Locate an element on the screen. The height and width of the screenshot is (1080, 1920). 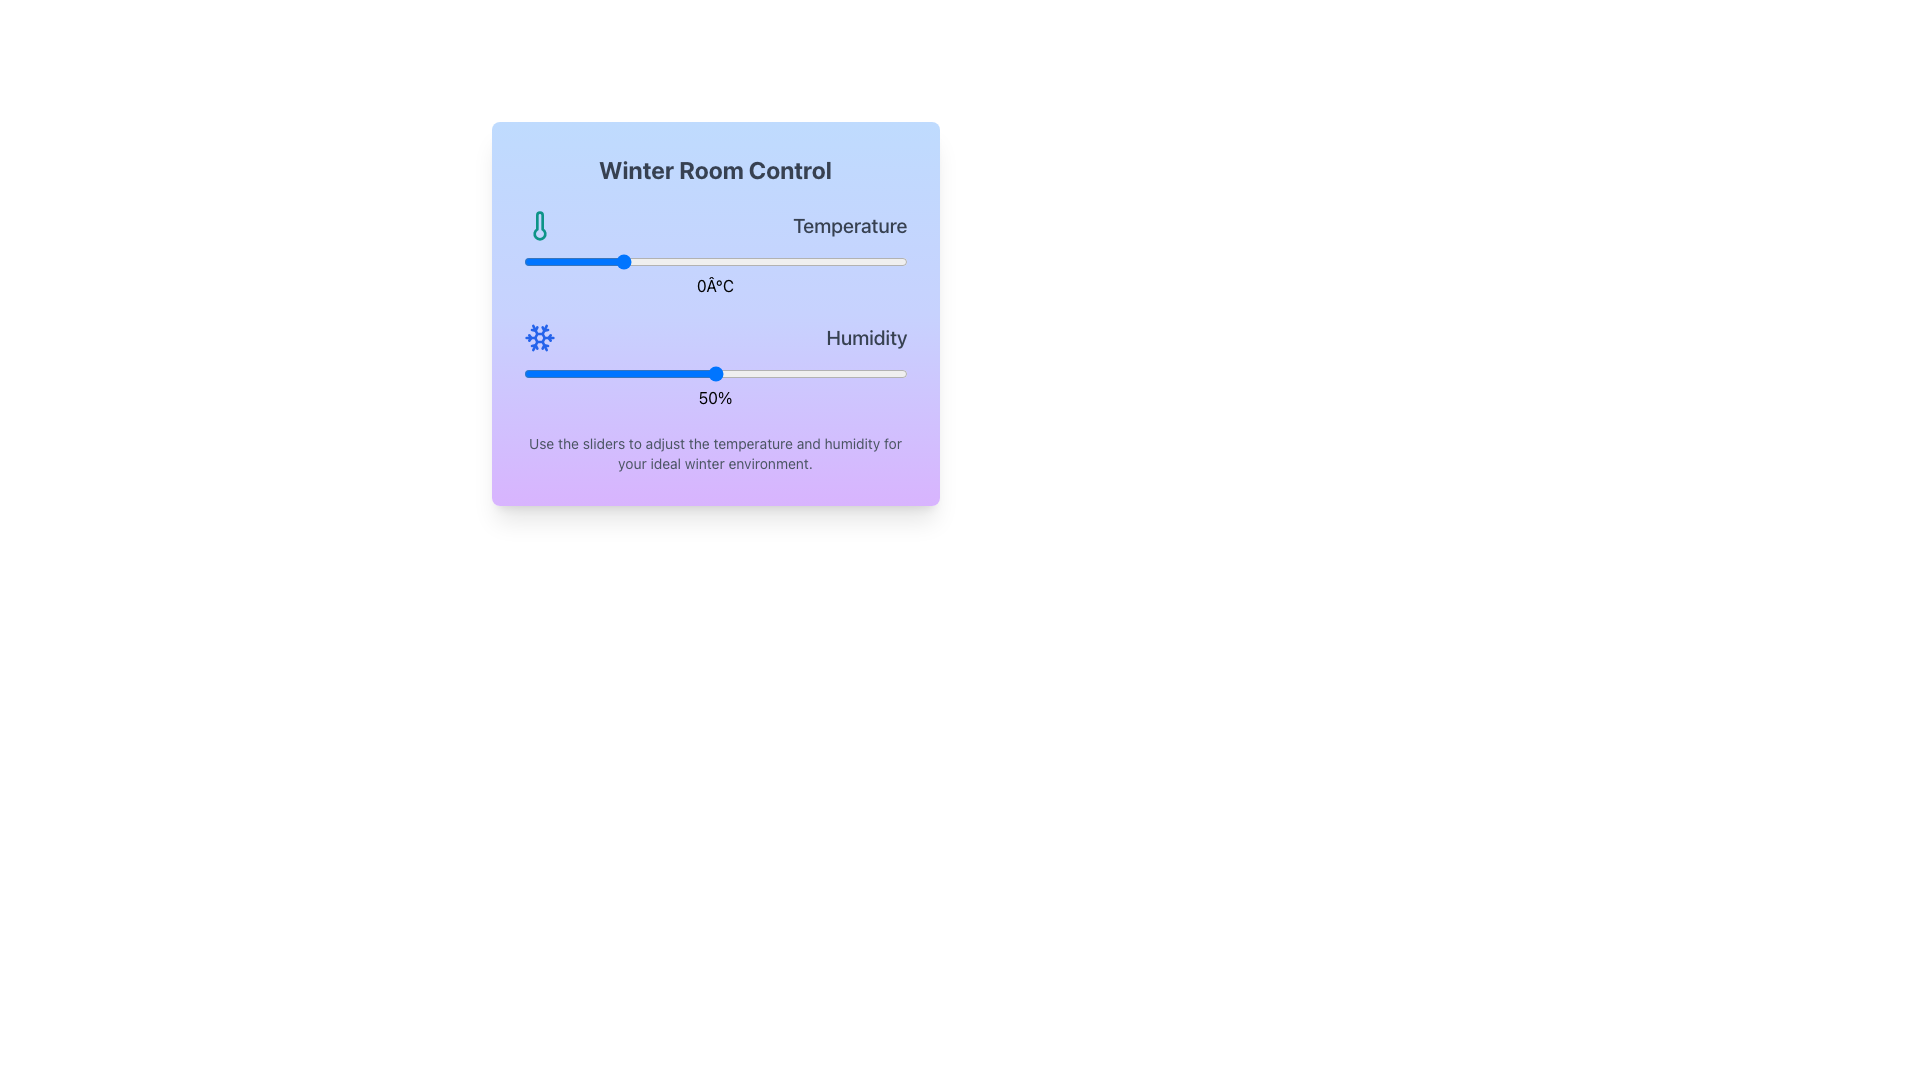
humidity level is located at coordinates (630, 374).